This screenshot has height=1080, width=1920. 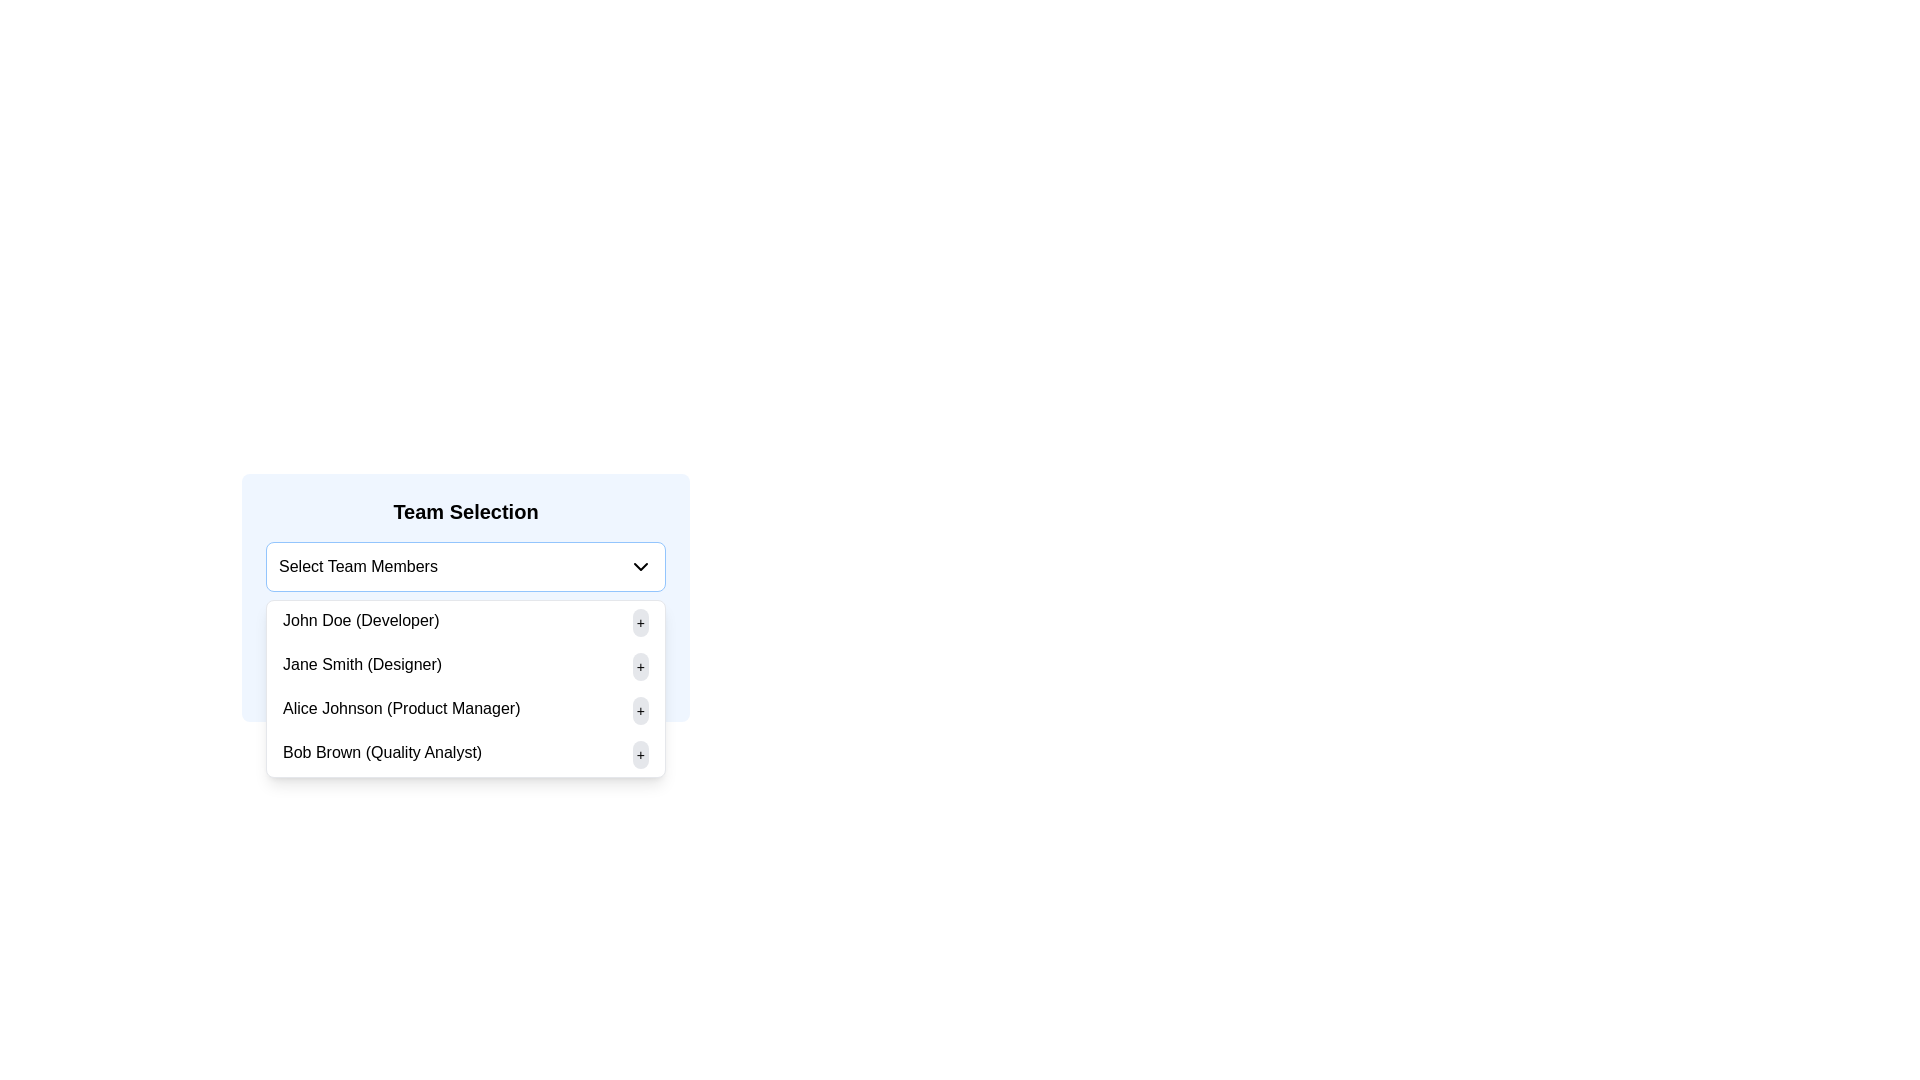 What do you see at coordinates (640, 709) in the screenshot?
I see `the small circular button with a plus sign located at the far right of the list item labeled 'Alice Johnson (Product Manager)'` at bounding box center [640, 709].